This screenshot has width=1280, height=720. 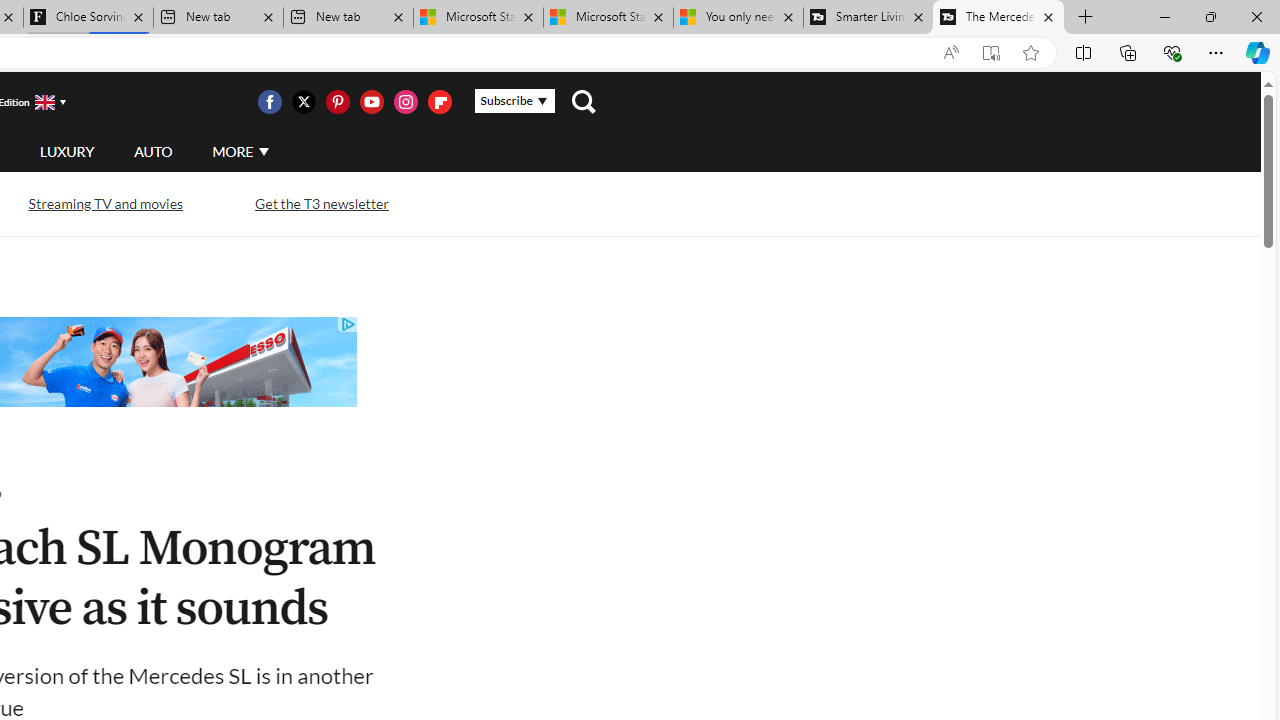 What do you see at coordinates (104, 203) in the screenshot?
I see `'Streaming TV and movies'` at bounding box center [104, 203].